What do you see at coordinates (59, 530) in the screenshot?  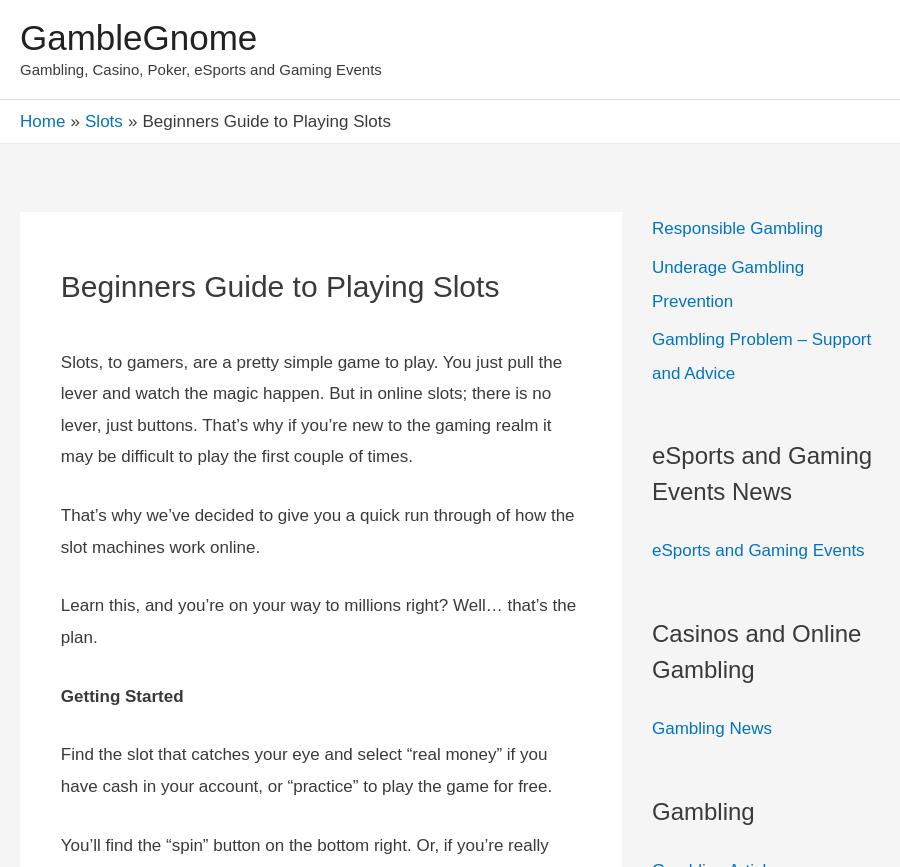 I see `'That’s why we’ve decided to give you a quick run through of how the slot machines work online.'` at bounding box center [59, 530].